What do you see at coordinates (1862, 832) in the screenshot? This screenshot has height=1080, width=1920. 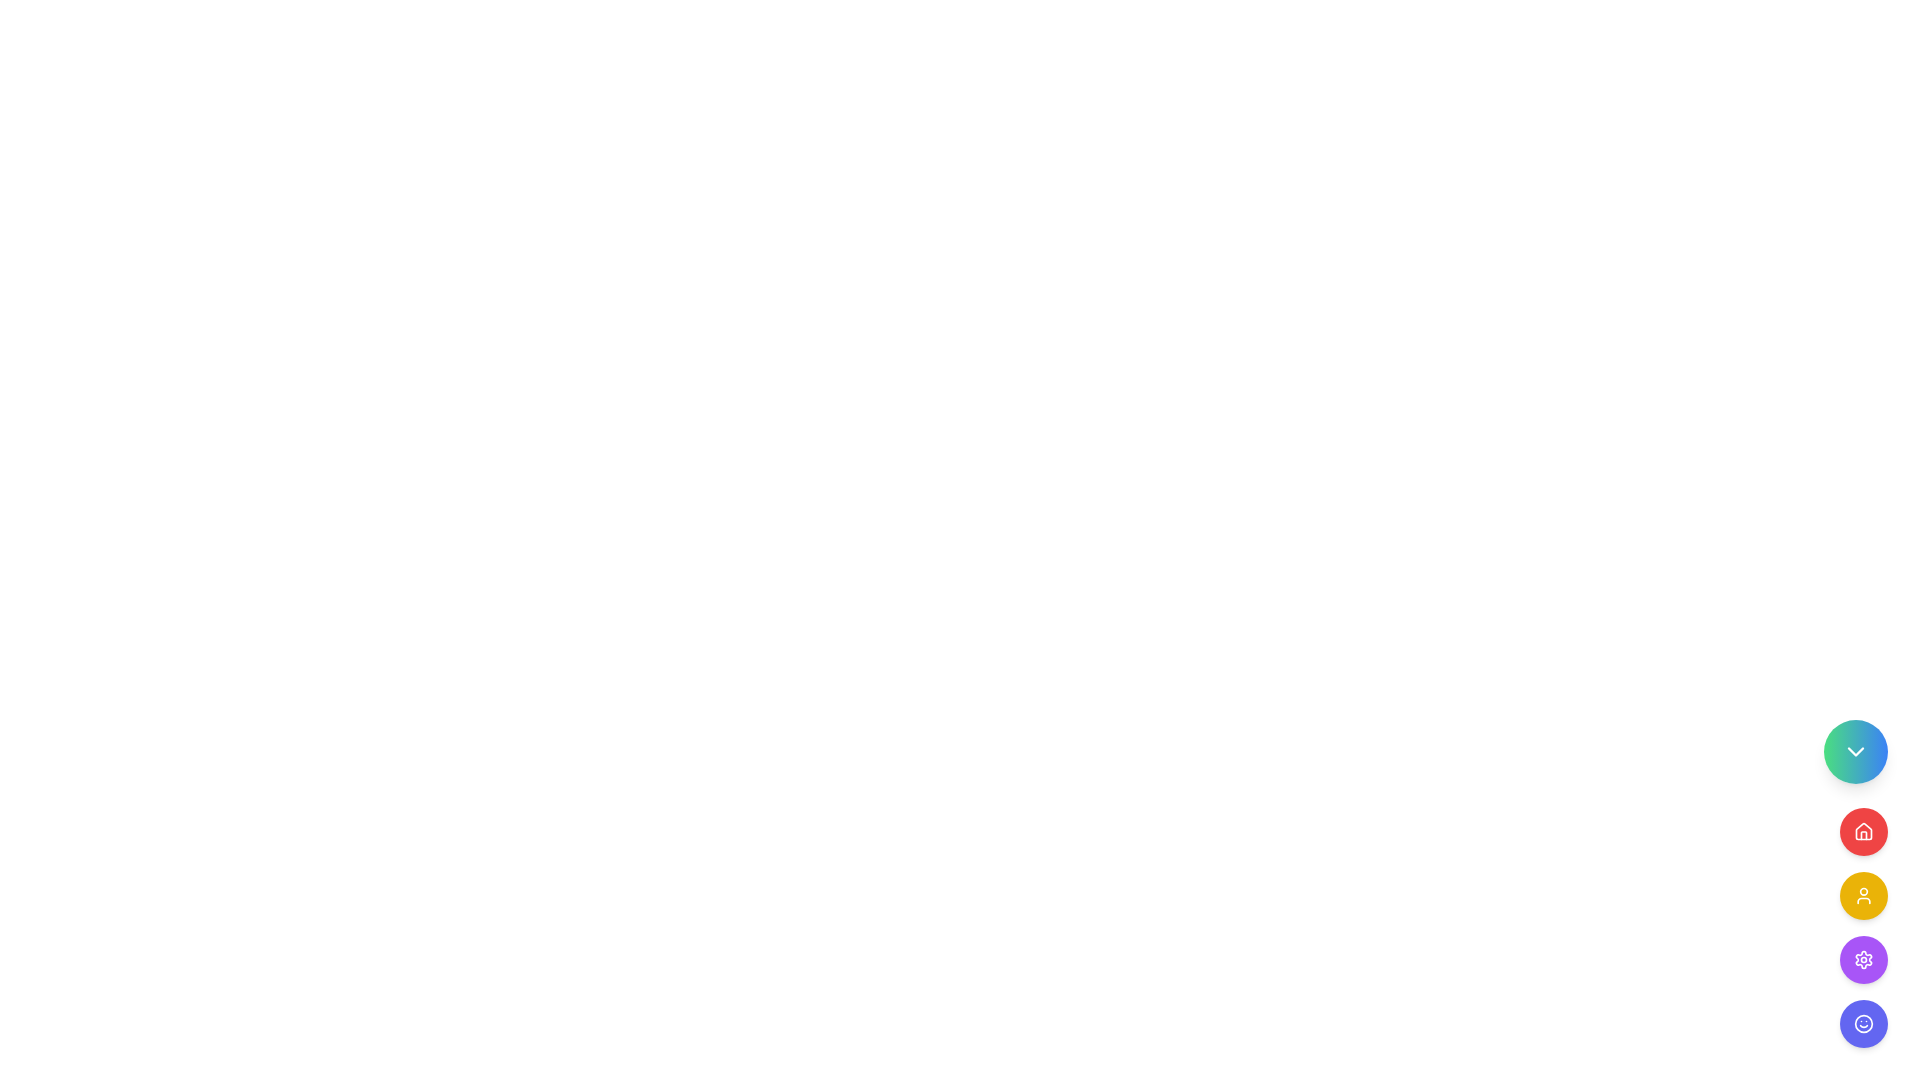 I see `the second circular button in the vertical stack on the right side of the layout` at bounding box center [1862, 832].